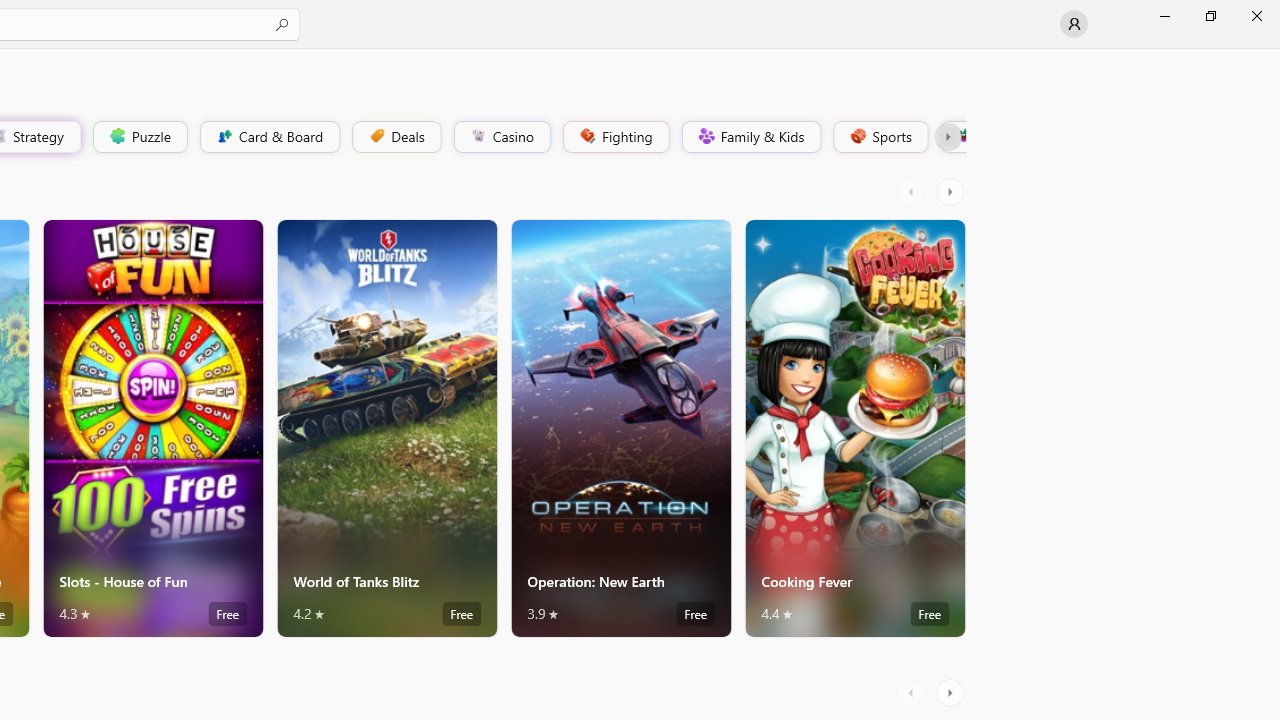 The height and width of the screenshot is (720, 1280). Describe the element at coordinates (395, 135) in the screenshot. I see `'Deals'` at that location.